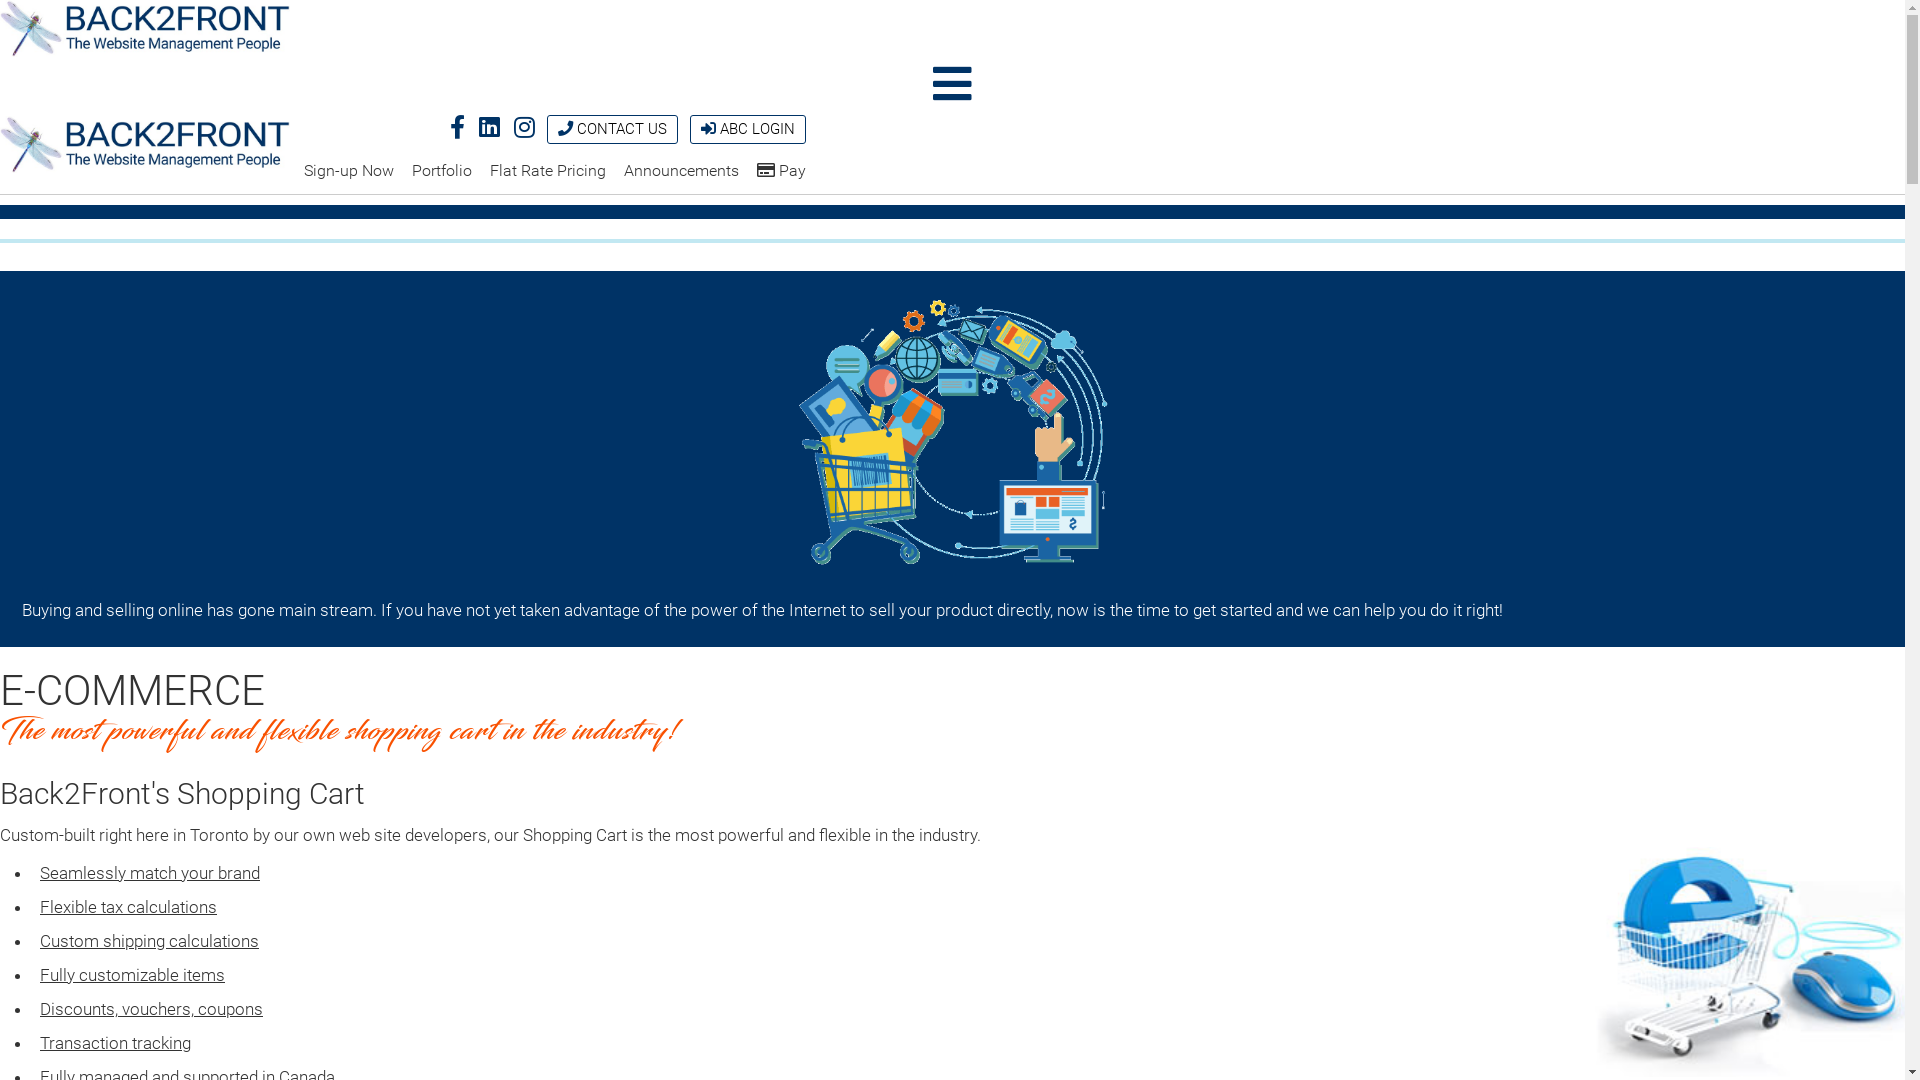 The image size is (1920, 1080). I want to click on 'Transaction tracking', so click(114, 1041).